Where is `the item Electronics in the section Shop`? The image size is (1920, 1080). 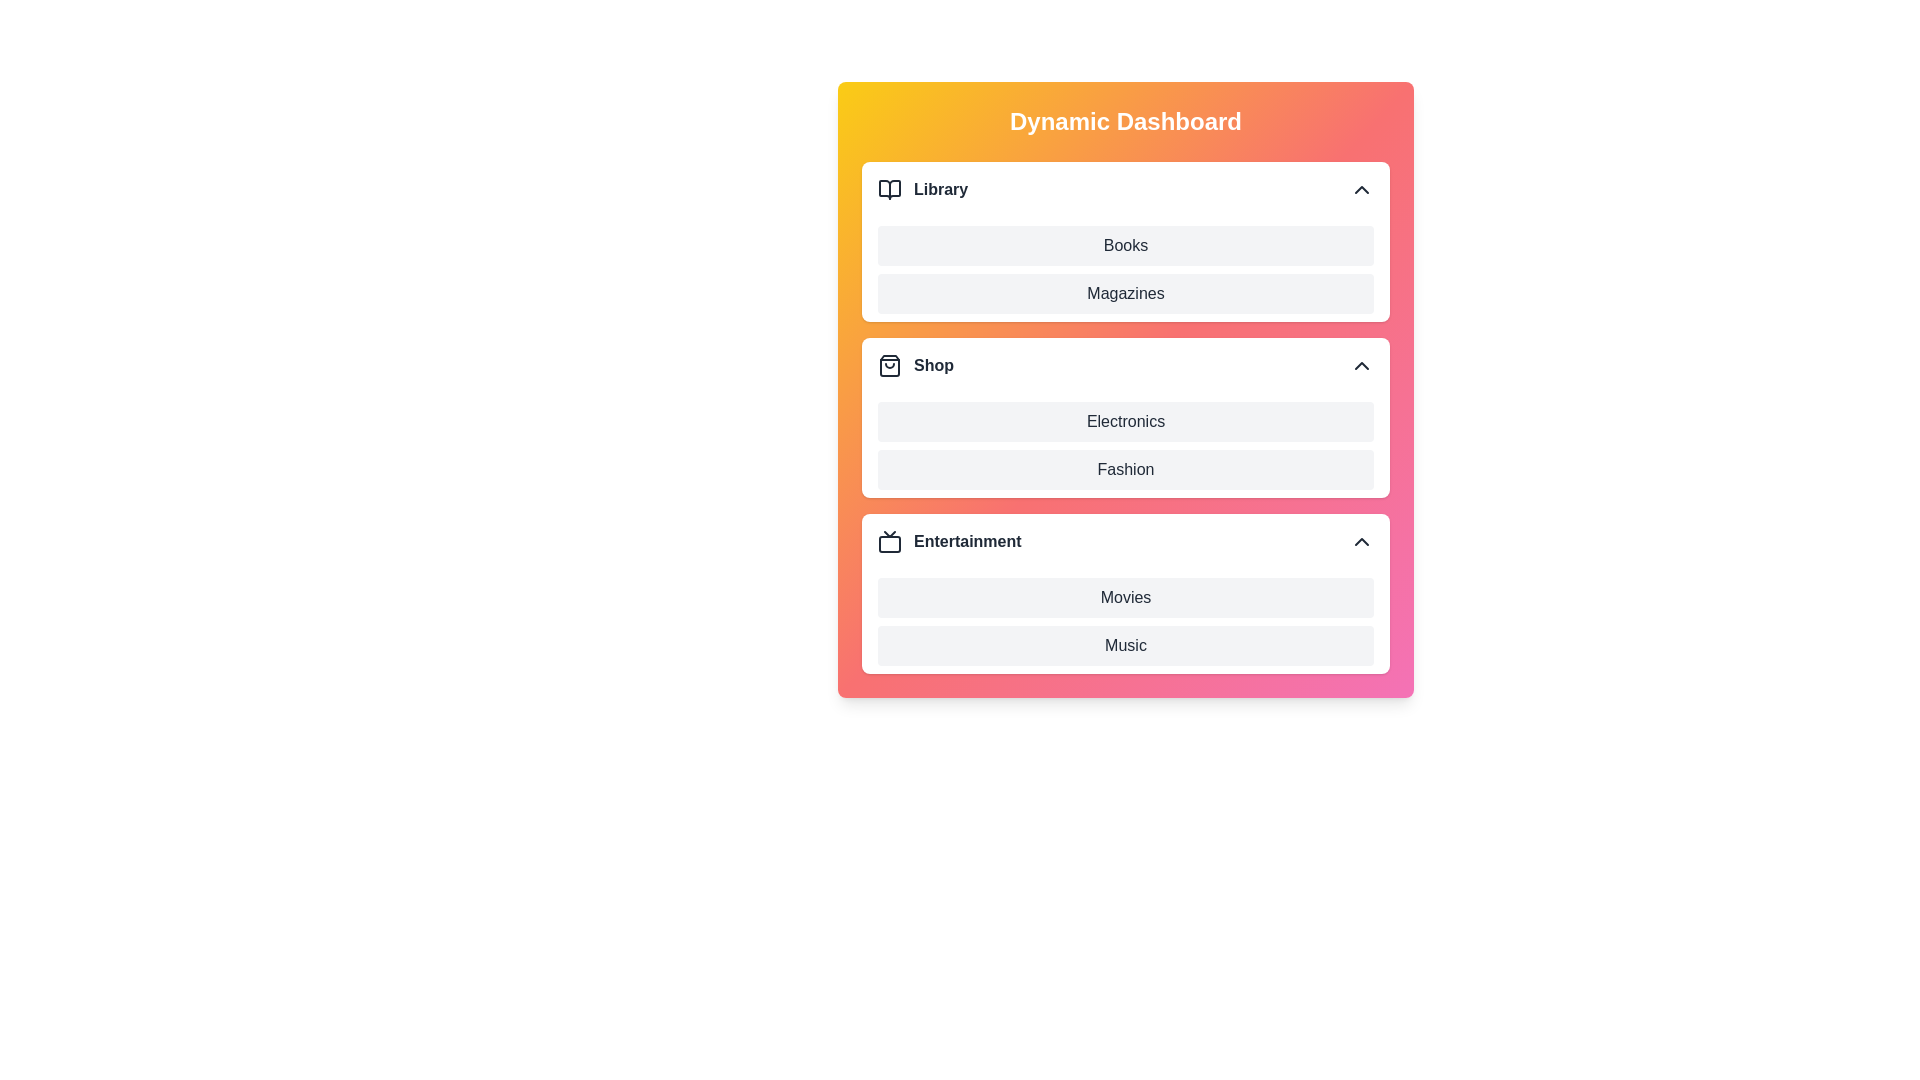 the item Electronics in the section Shop is located at coordinates (878, 420).